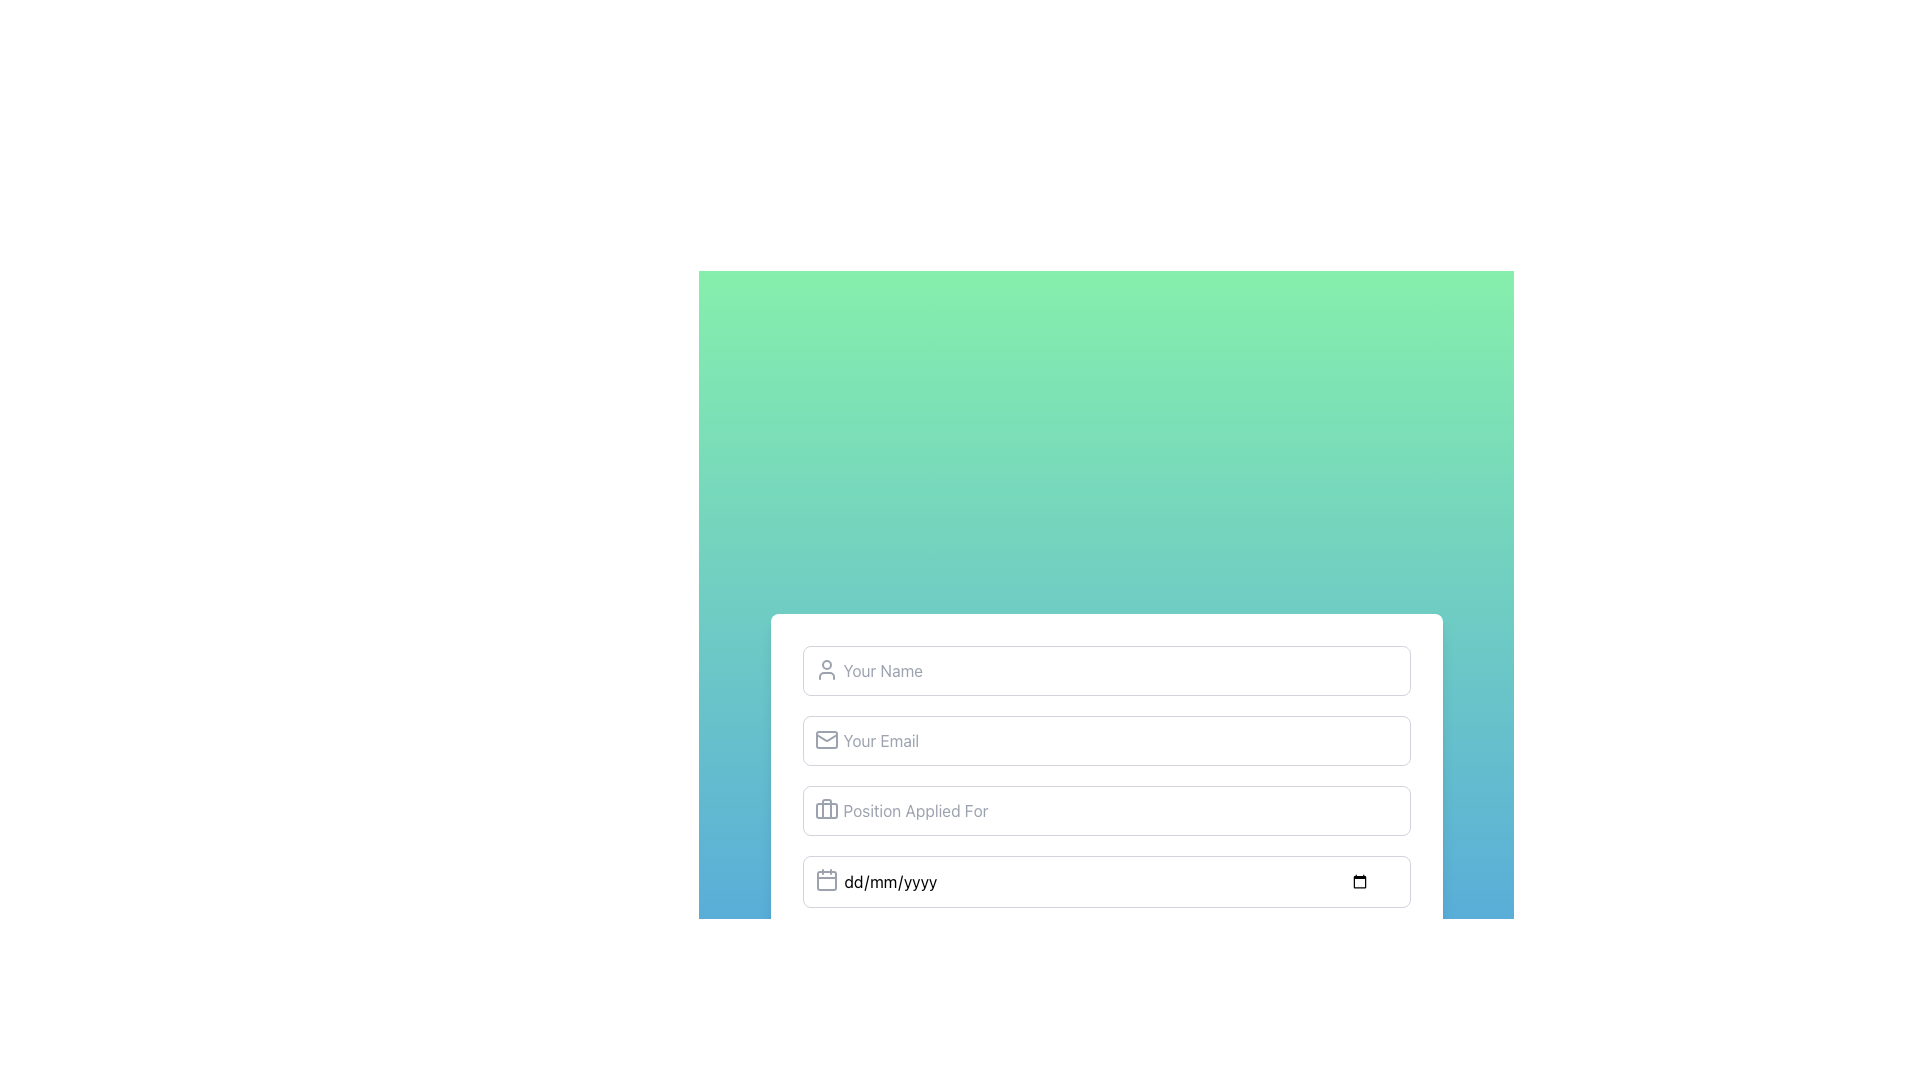 The width and height of the screenshot is (1920, 1080). Describe the element at coordinates (826, 878) in the screenshot. I see `the calendar icon in the top-left corner of the date input field` at that location.